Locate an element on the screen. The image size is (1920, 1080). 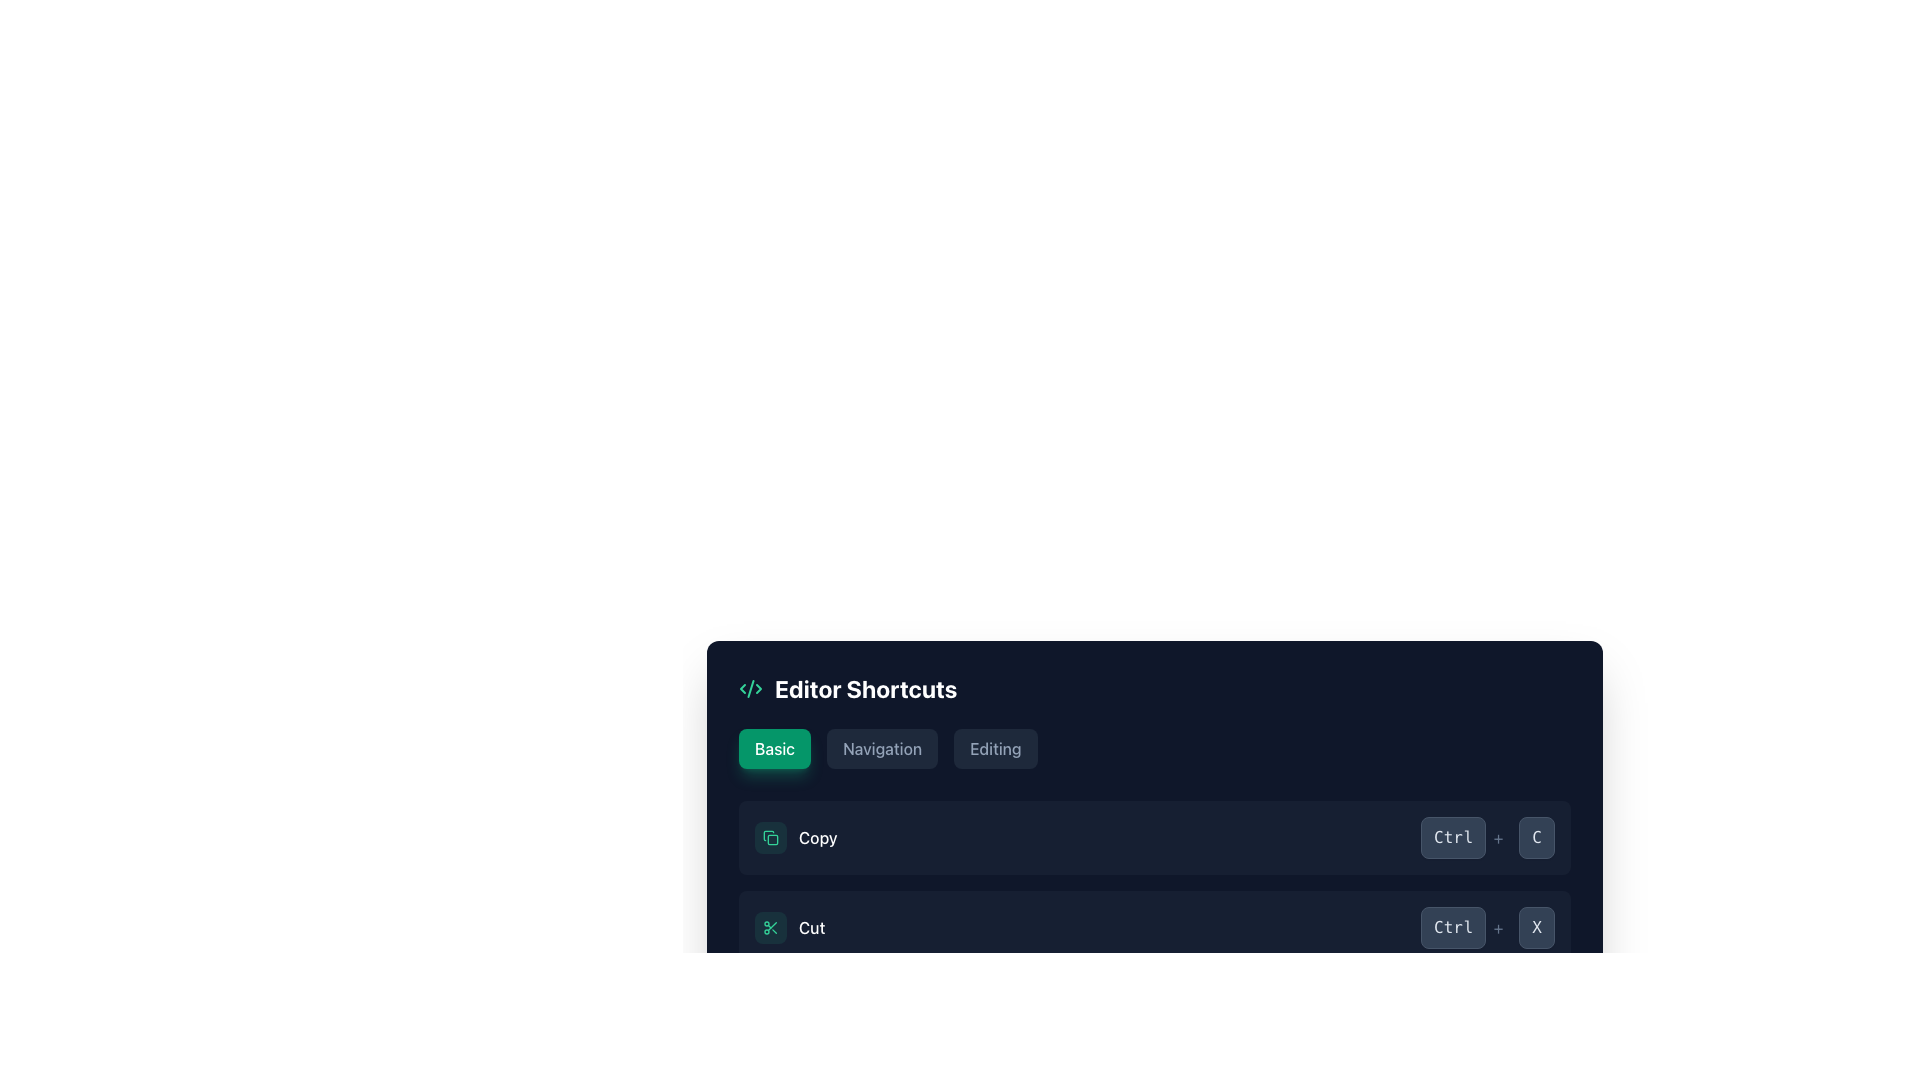
the 'Basic' button, which is the leftmost button in a row of three, featuring white capitalized text on a green background, located below the 'Editor Shortcuts' heading is located at coordinates (774, 748).